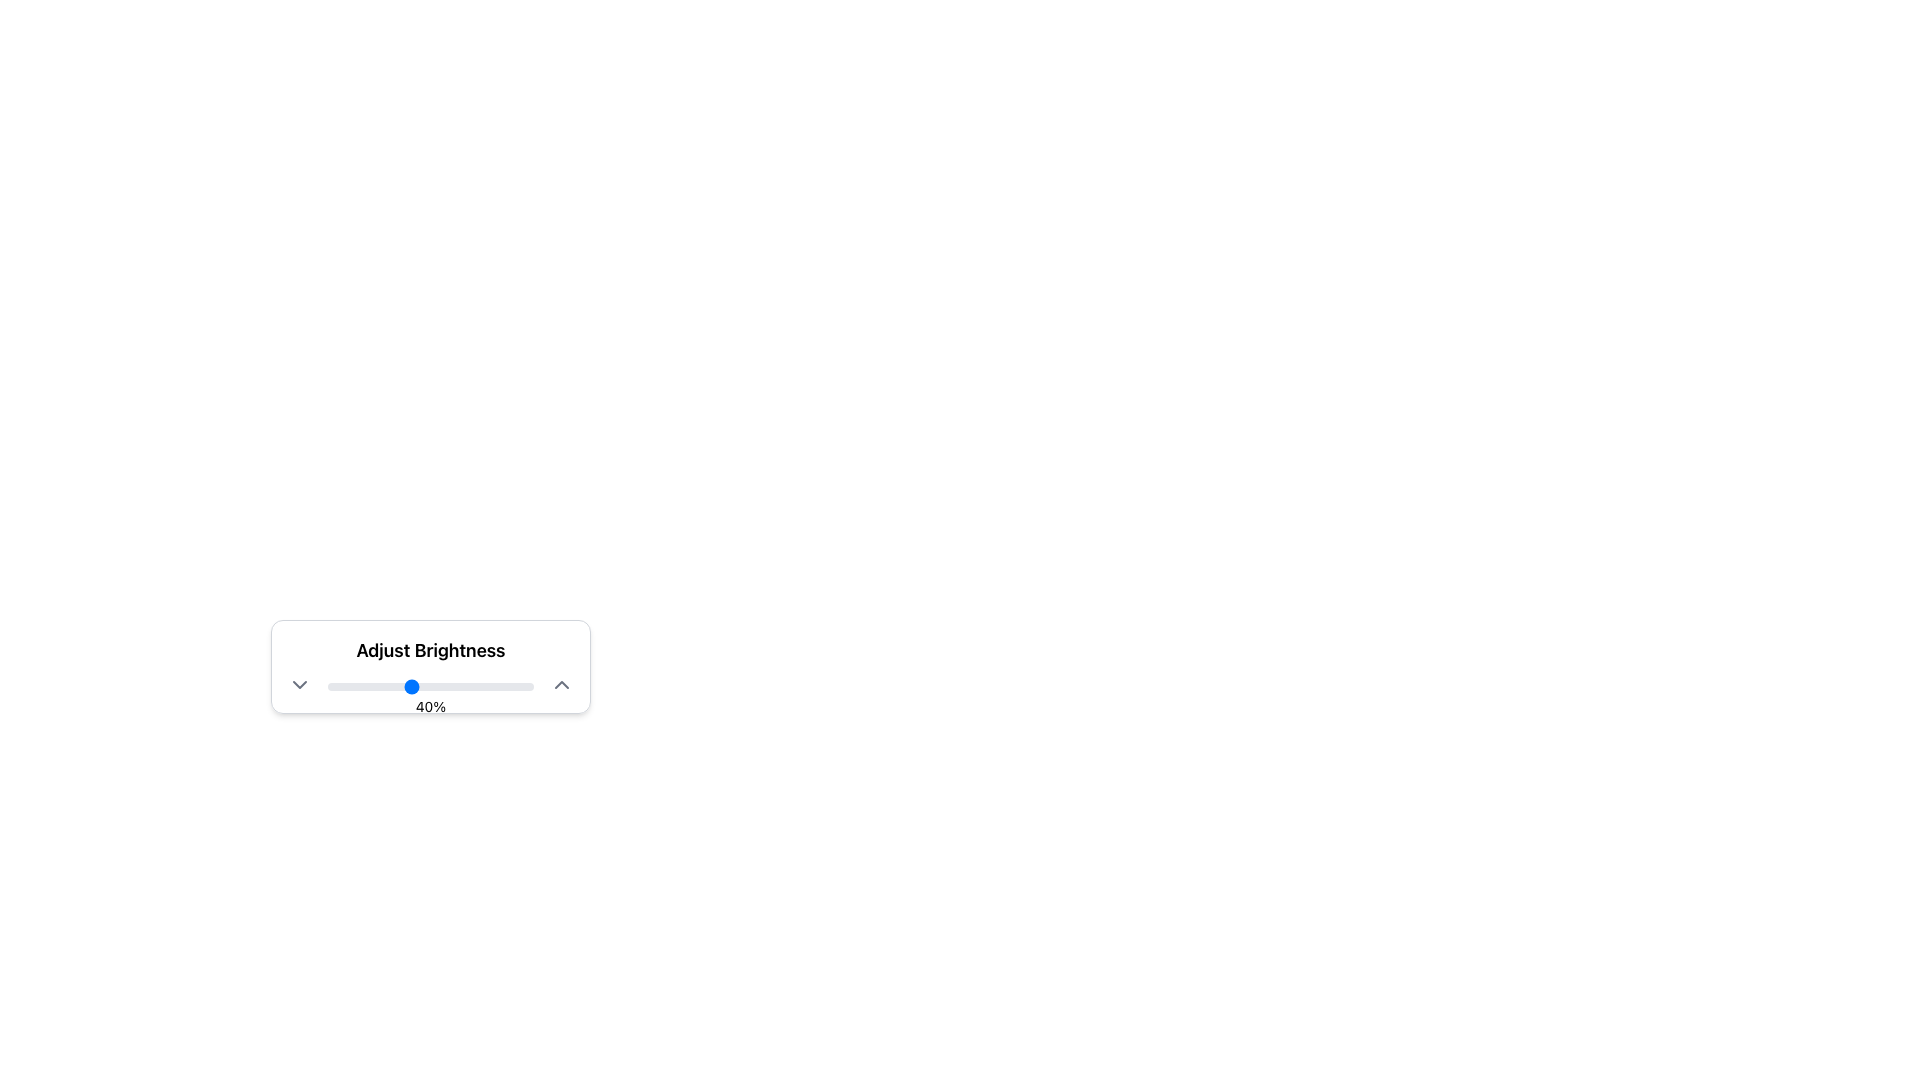 This screenshot has height=1080, width=1920. I want to click on the brightness value, so click(475, 685).